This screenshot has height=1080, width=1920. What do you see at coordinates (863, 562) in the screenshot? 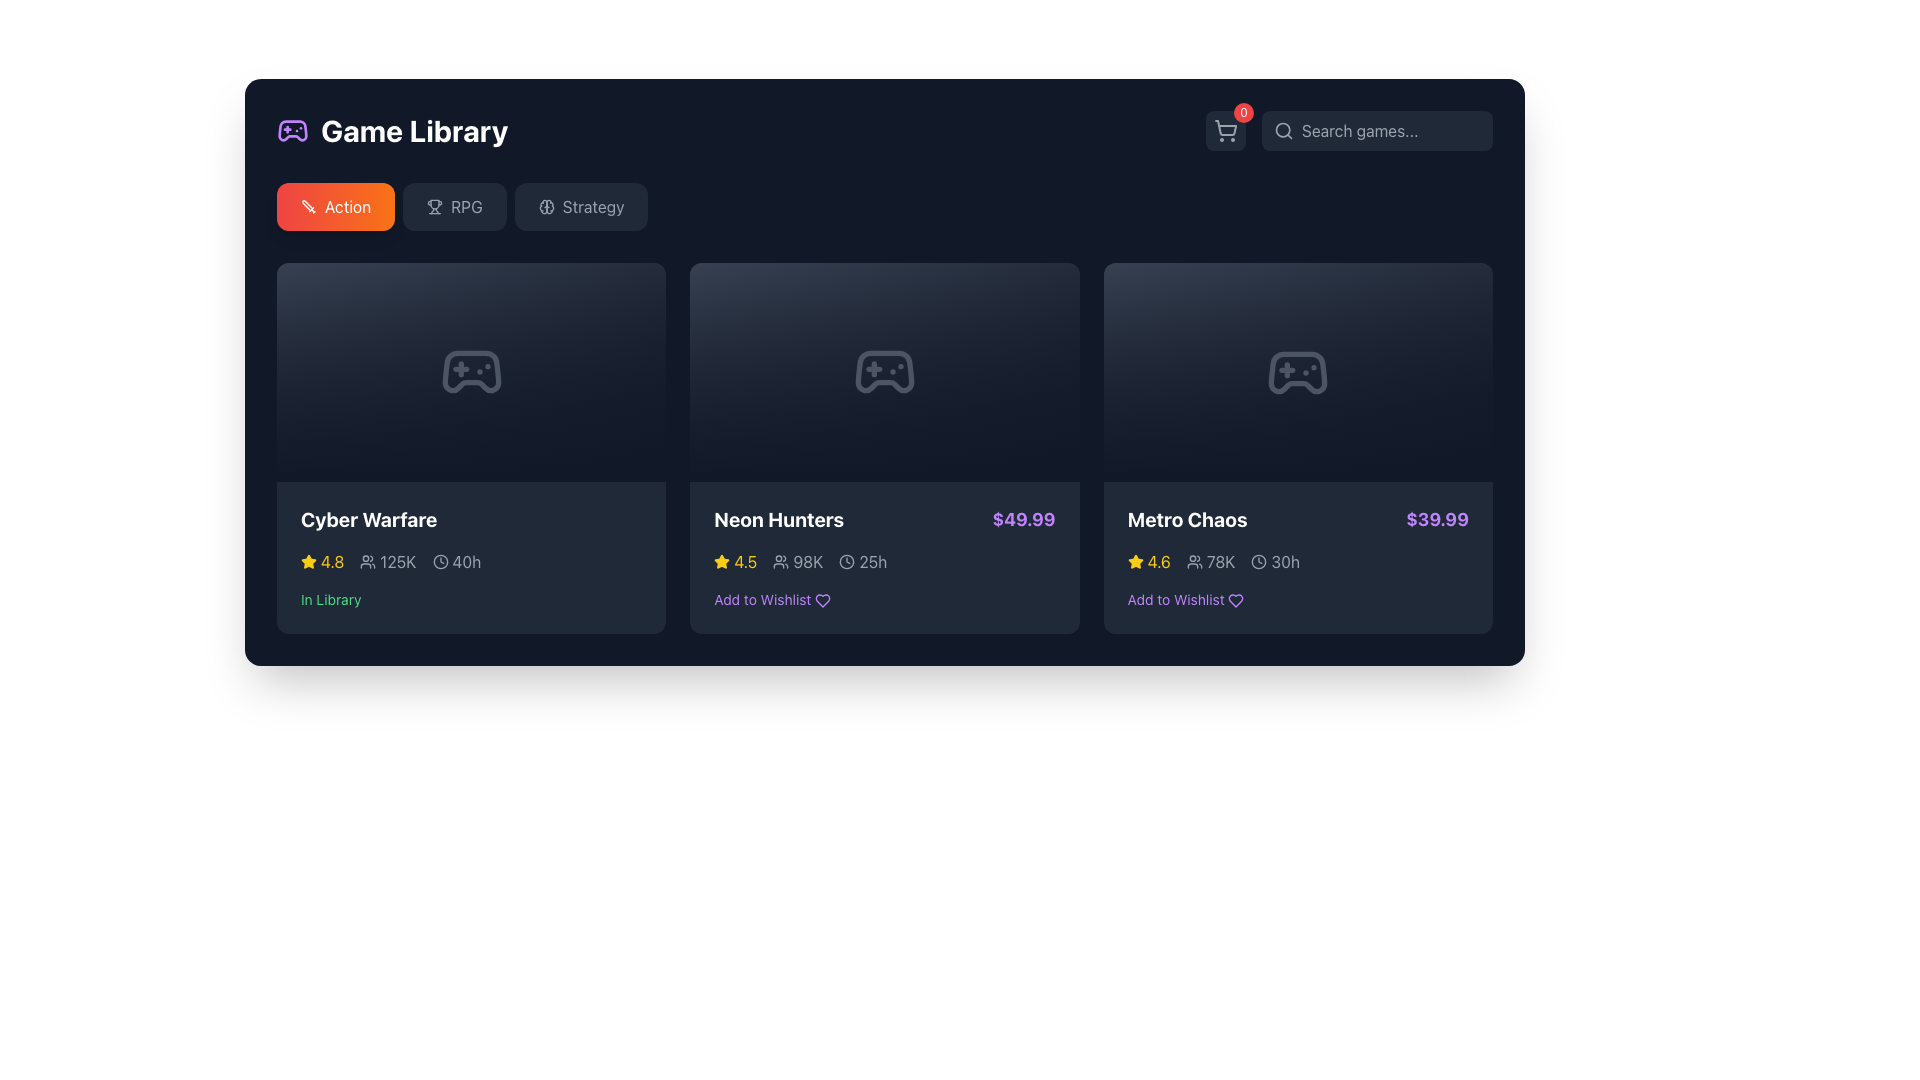
I see `displayed information from the composite UI component featuring a clock icon and the text '25h', located in the metadata section beneath the card titled 'Neon Hunters'` at bounding box center [863, 562].